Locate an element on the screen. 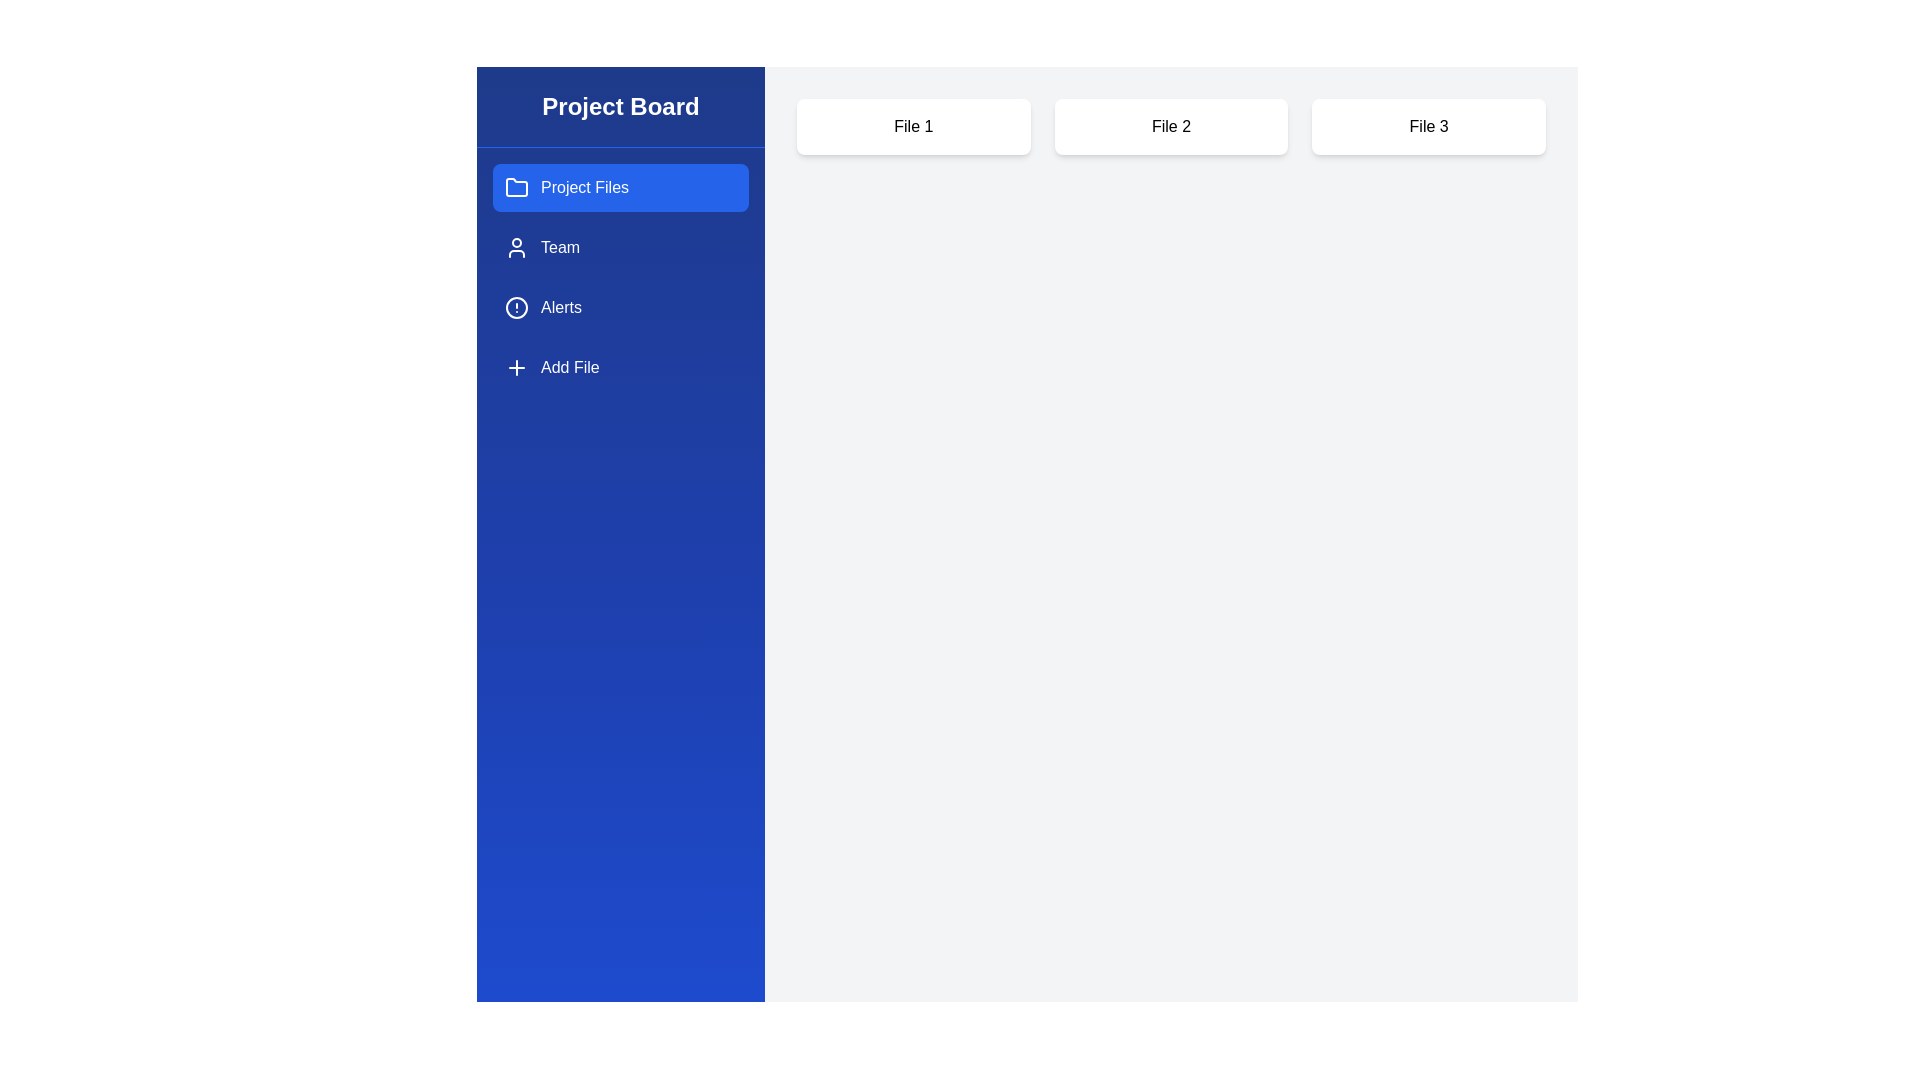  the circular icon in the navigation menu that represents the 'Alerts' button, which is styled in white against a dark blue background and located to the left of the 'Alerts' text is located at coordinates (517, 308).